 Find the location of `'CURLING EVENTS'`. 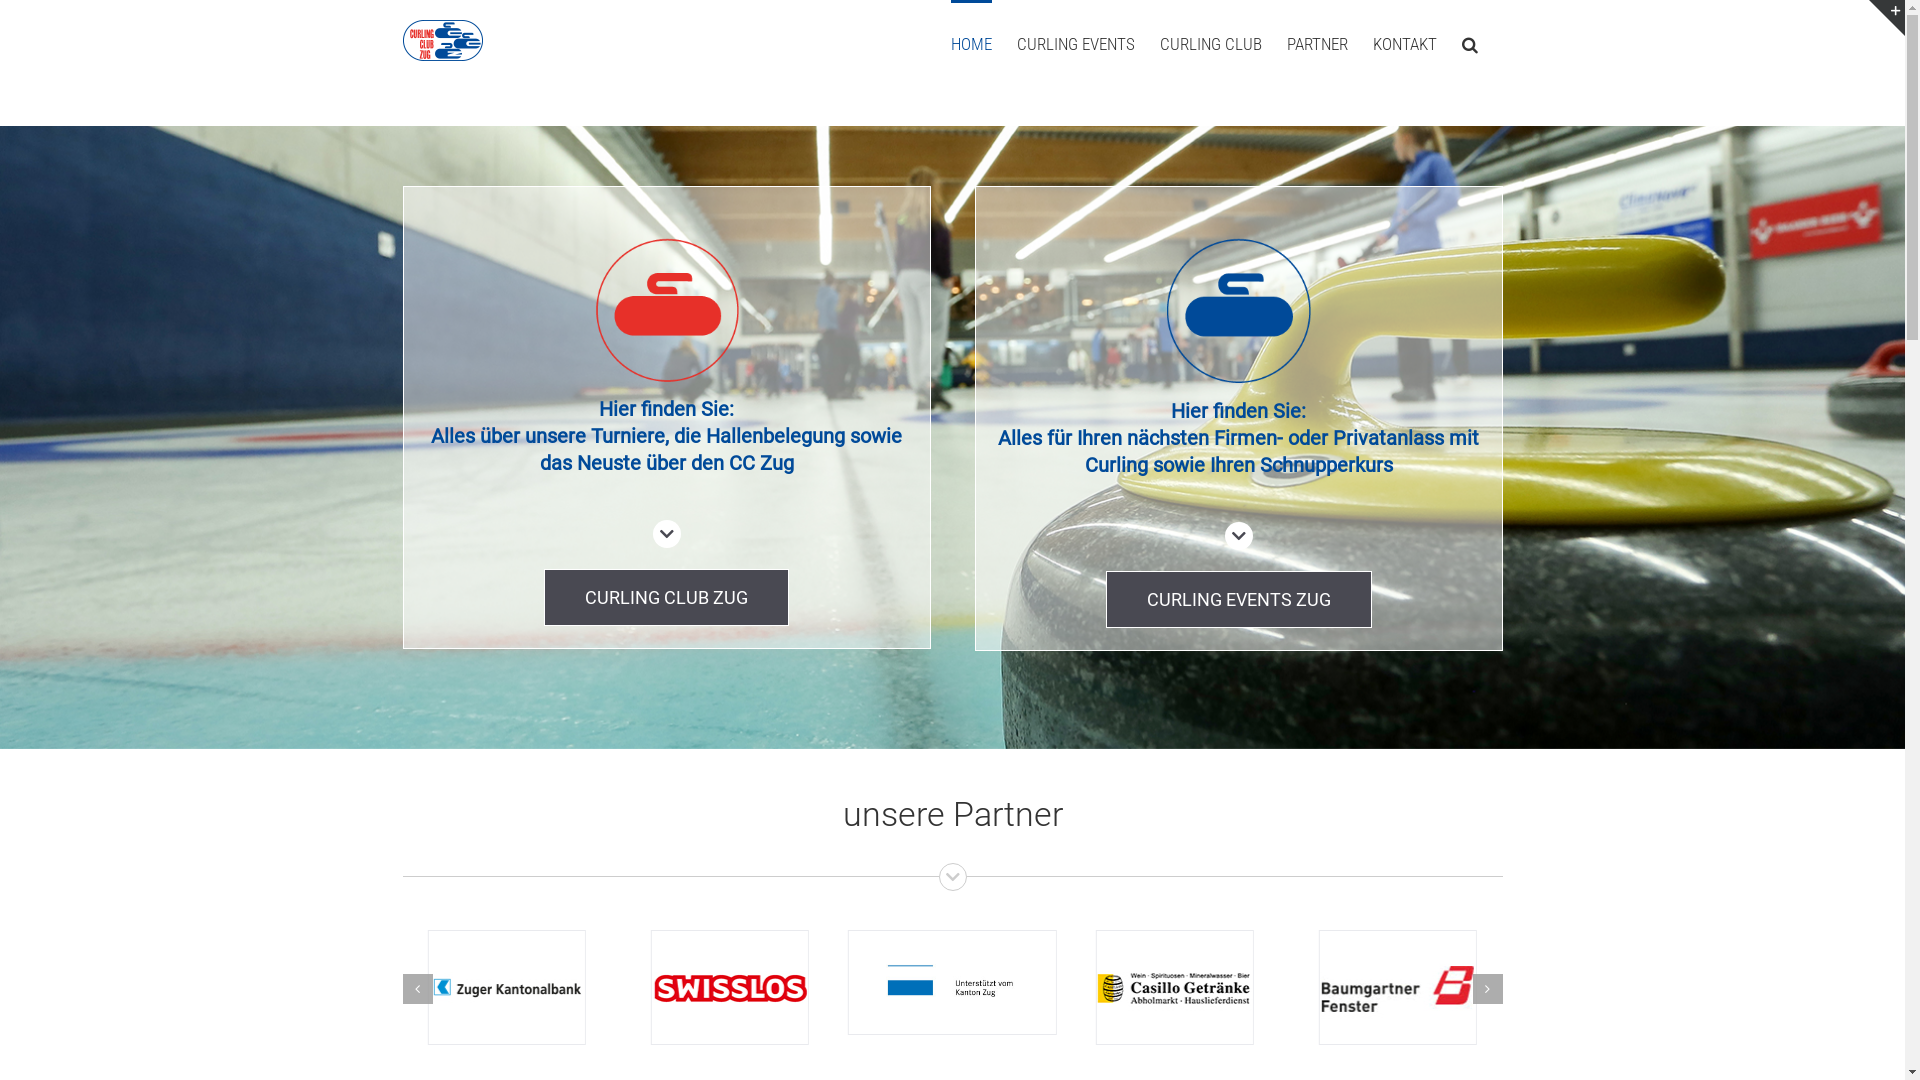

'CURLING EVENTS' is located at coordinates (1016, 42).